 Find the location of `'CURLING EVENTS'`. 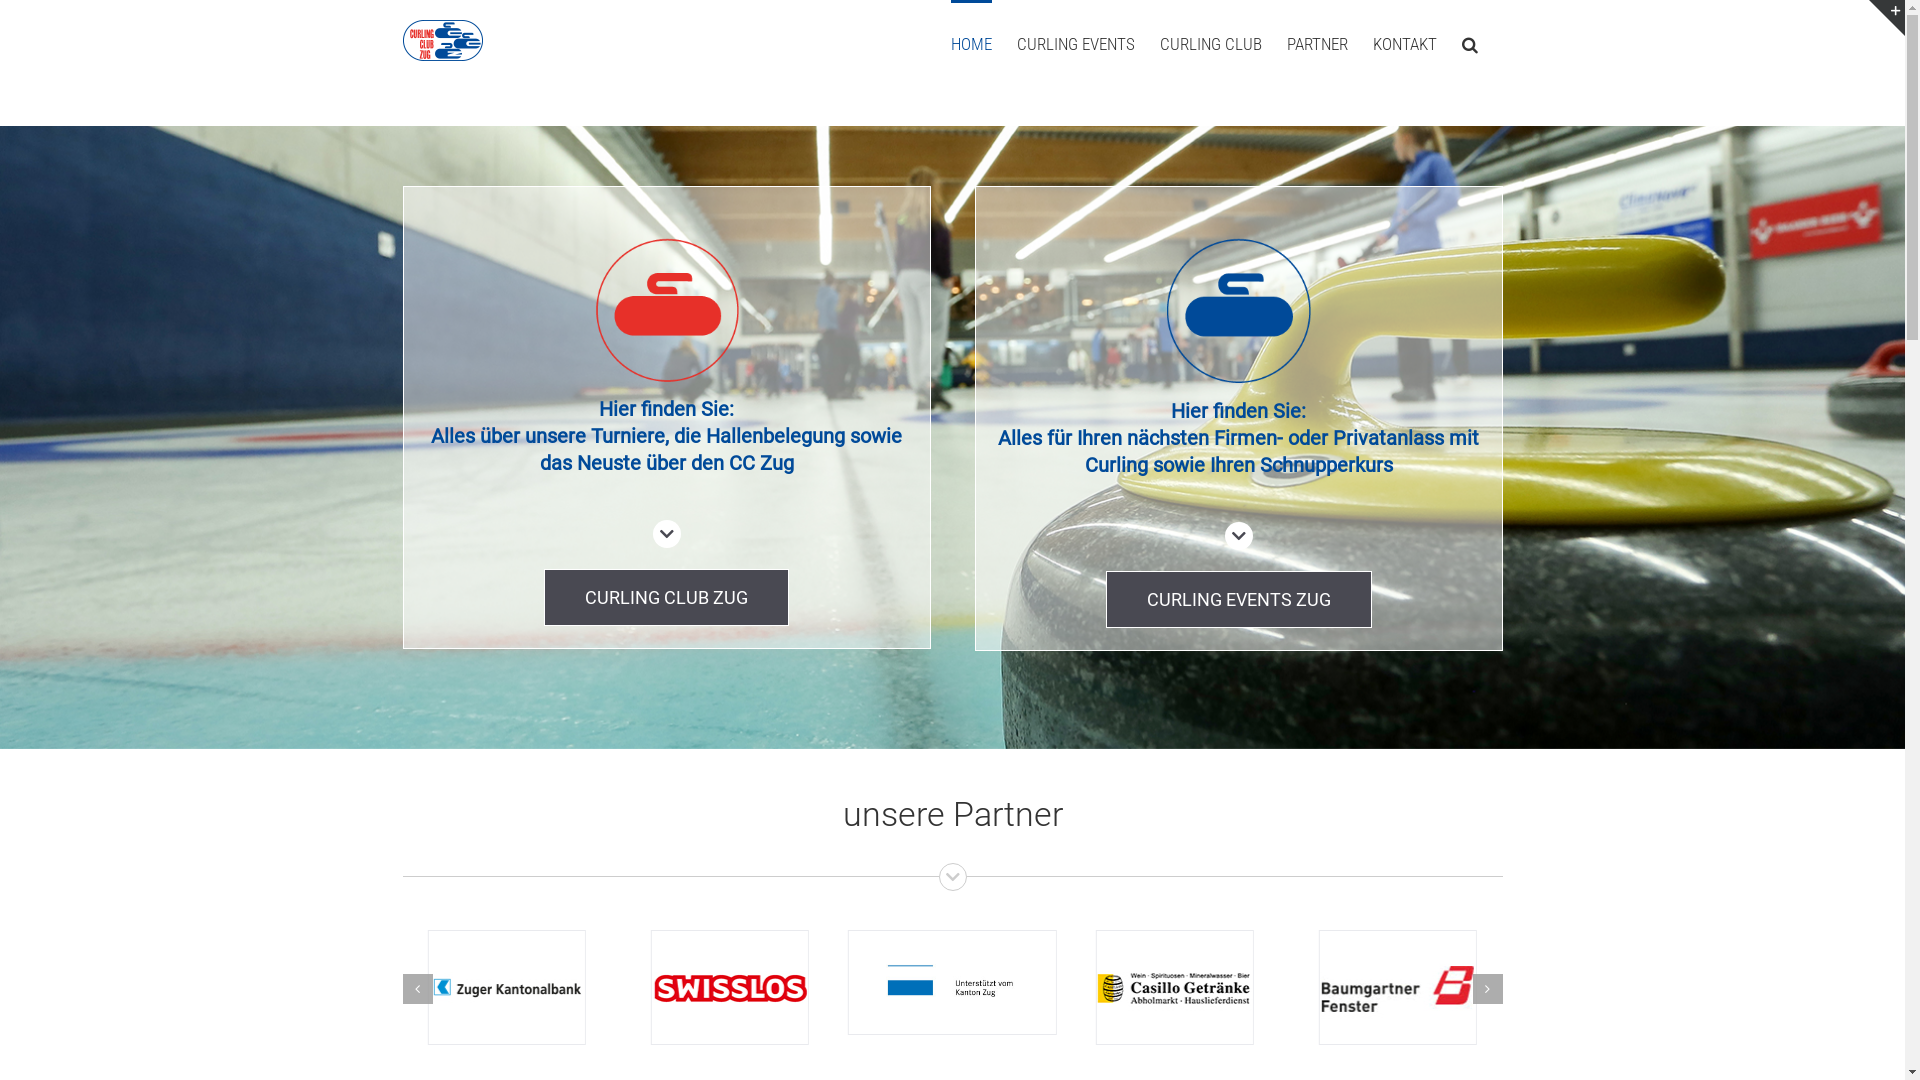

'CURLING EVENTS' is located at coordinates (1016, 42).